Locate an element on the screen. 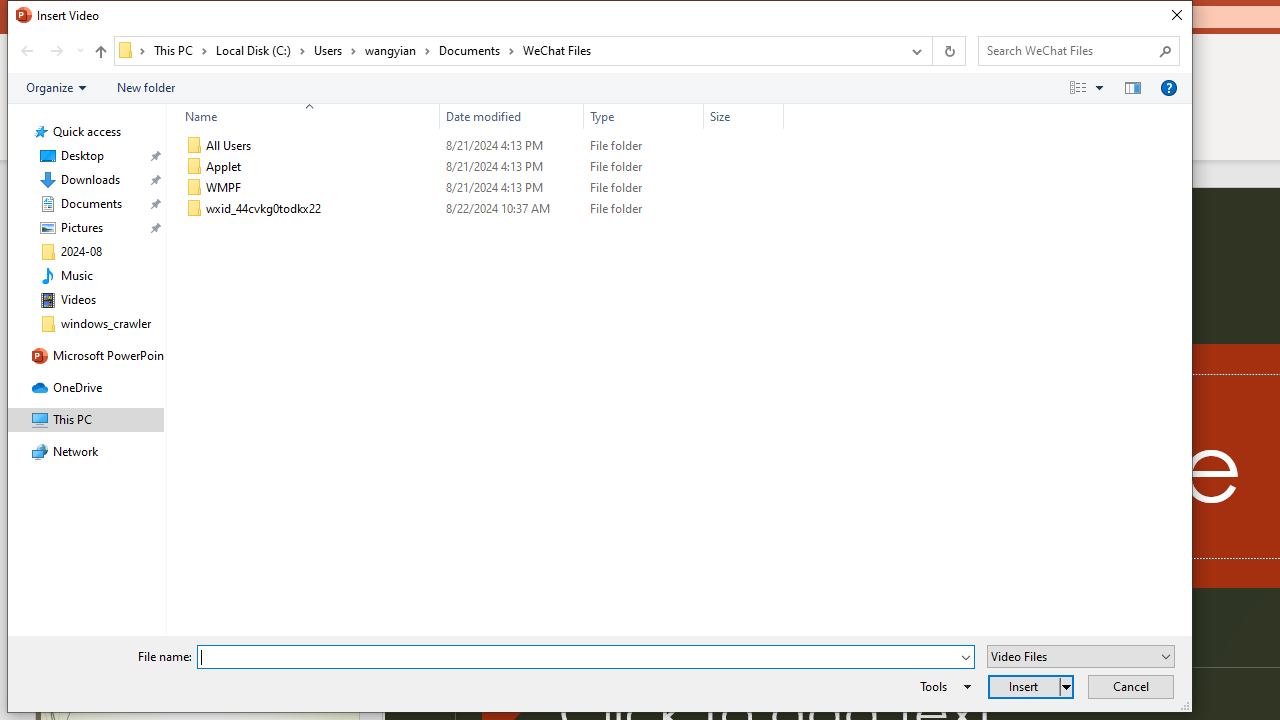  'Preview pane' is located at coordinates (1132, 86).